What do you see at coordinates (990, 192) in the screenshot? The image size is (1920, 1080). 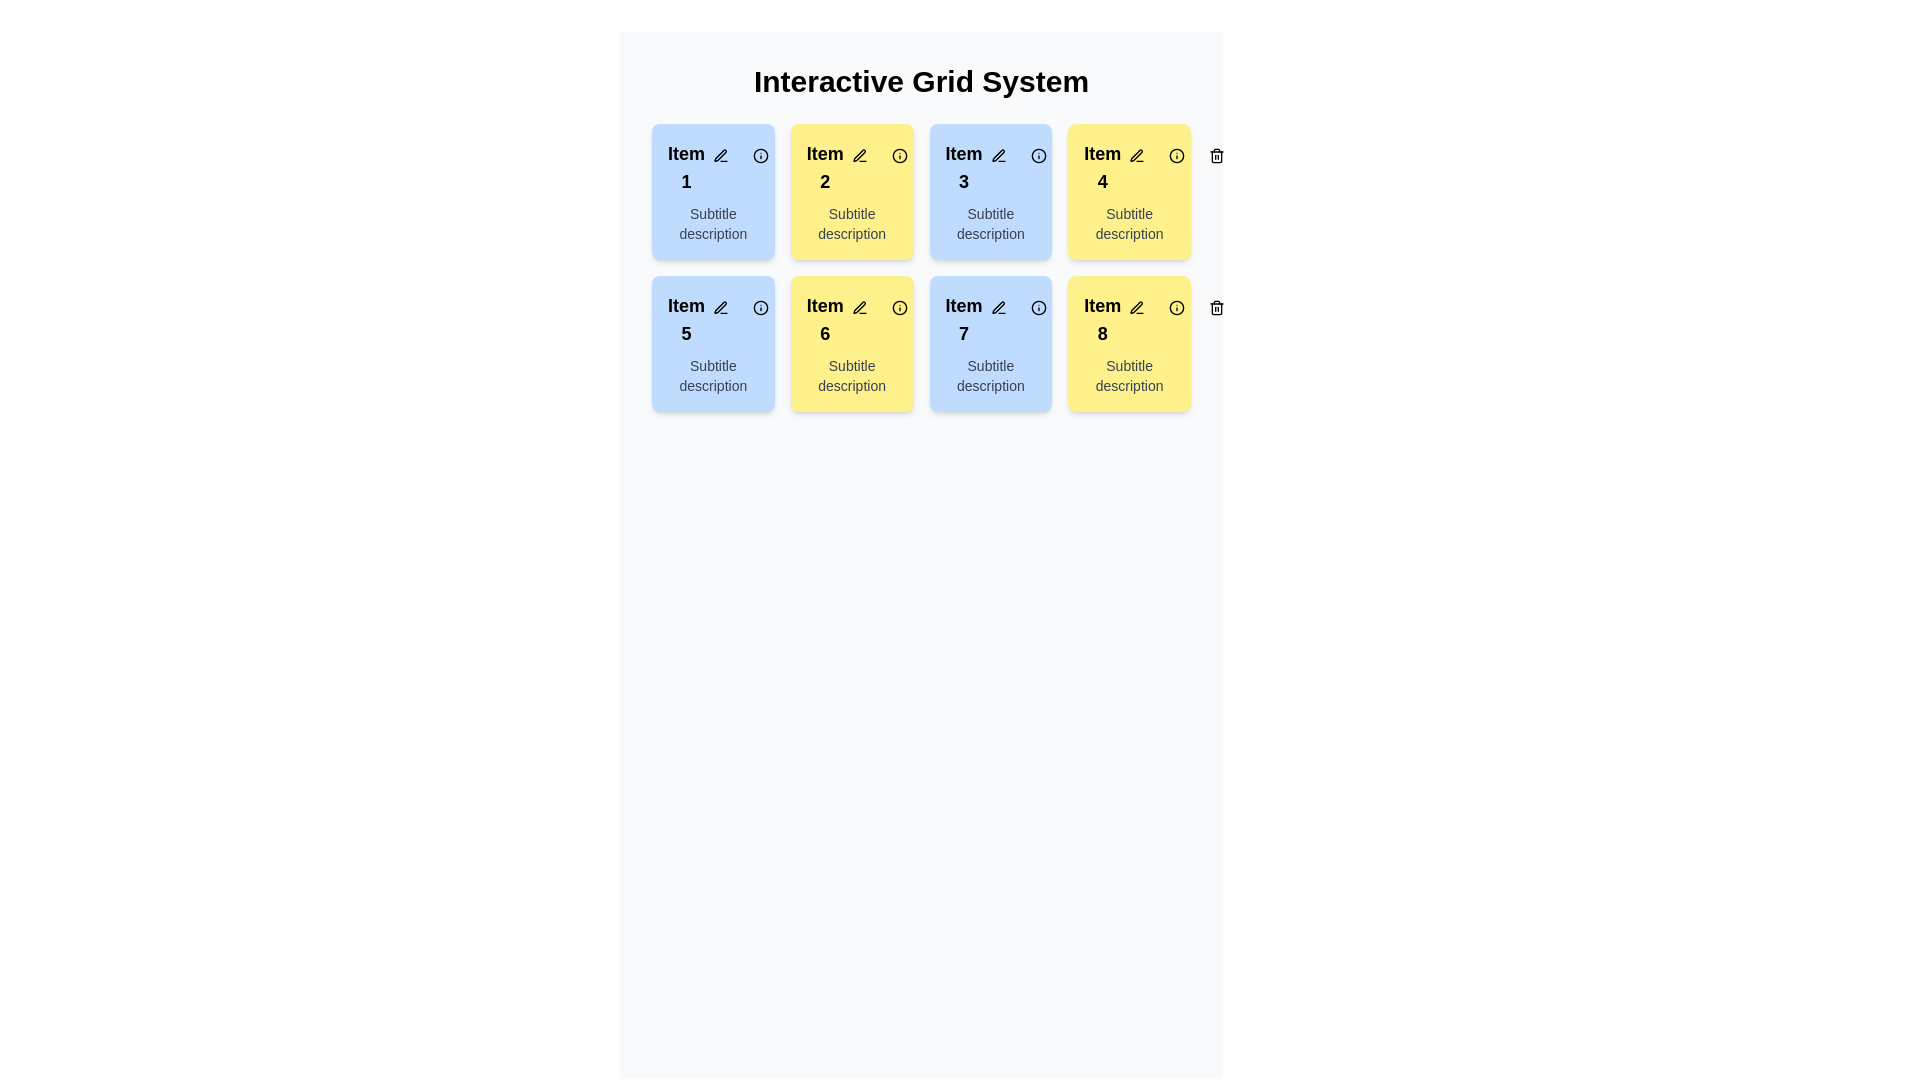 I see `the UI card component with a light blue background containing 'Item 3' and interactive icons in the top-right corner` at bounding box center [990, 192].